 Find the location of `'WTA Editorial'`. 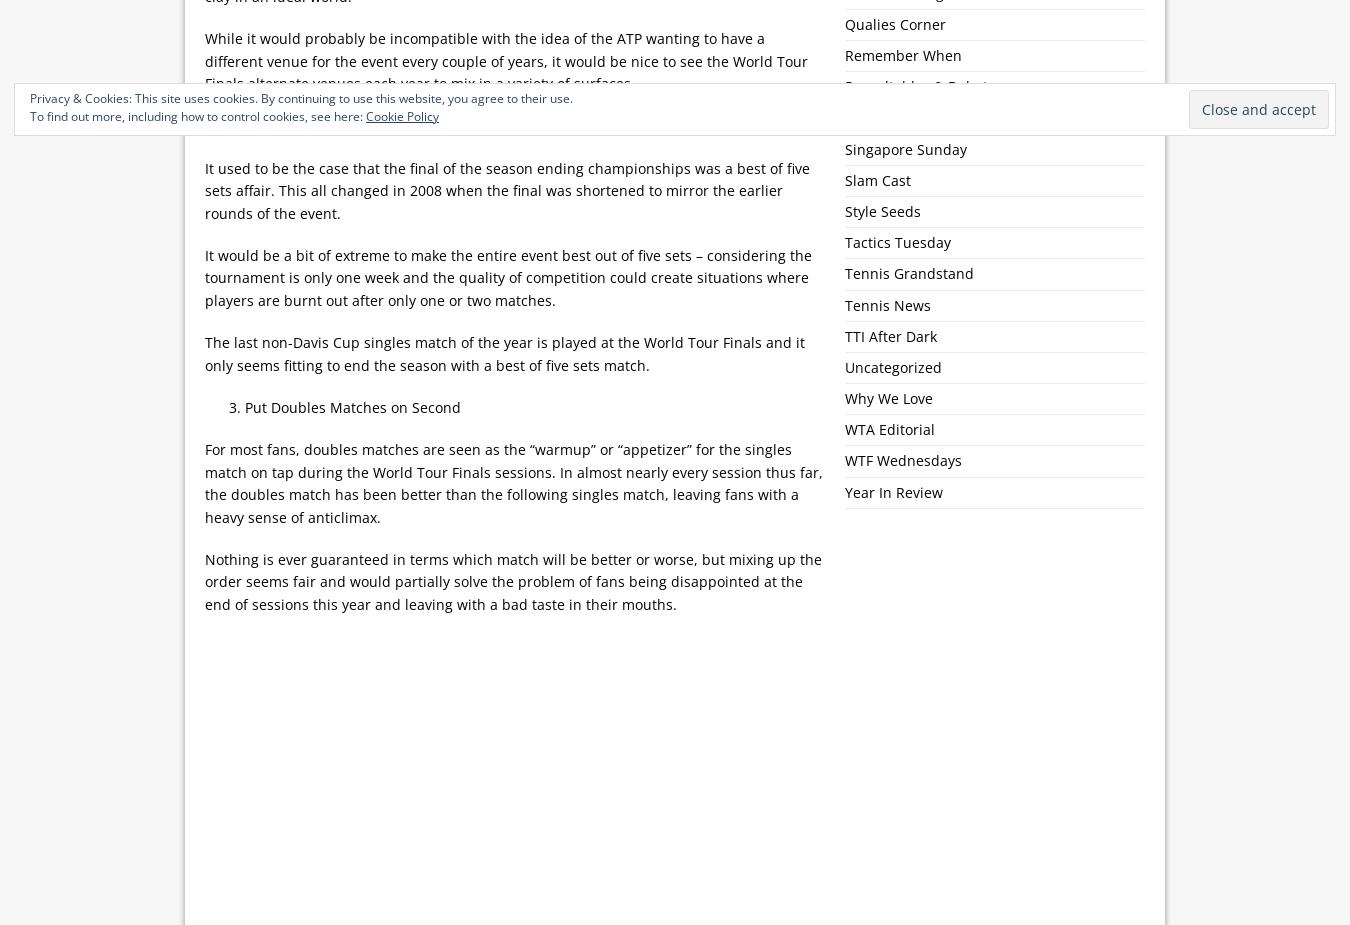

'WTA Editorial' is located at coordinates (844, 428).